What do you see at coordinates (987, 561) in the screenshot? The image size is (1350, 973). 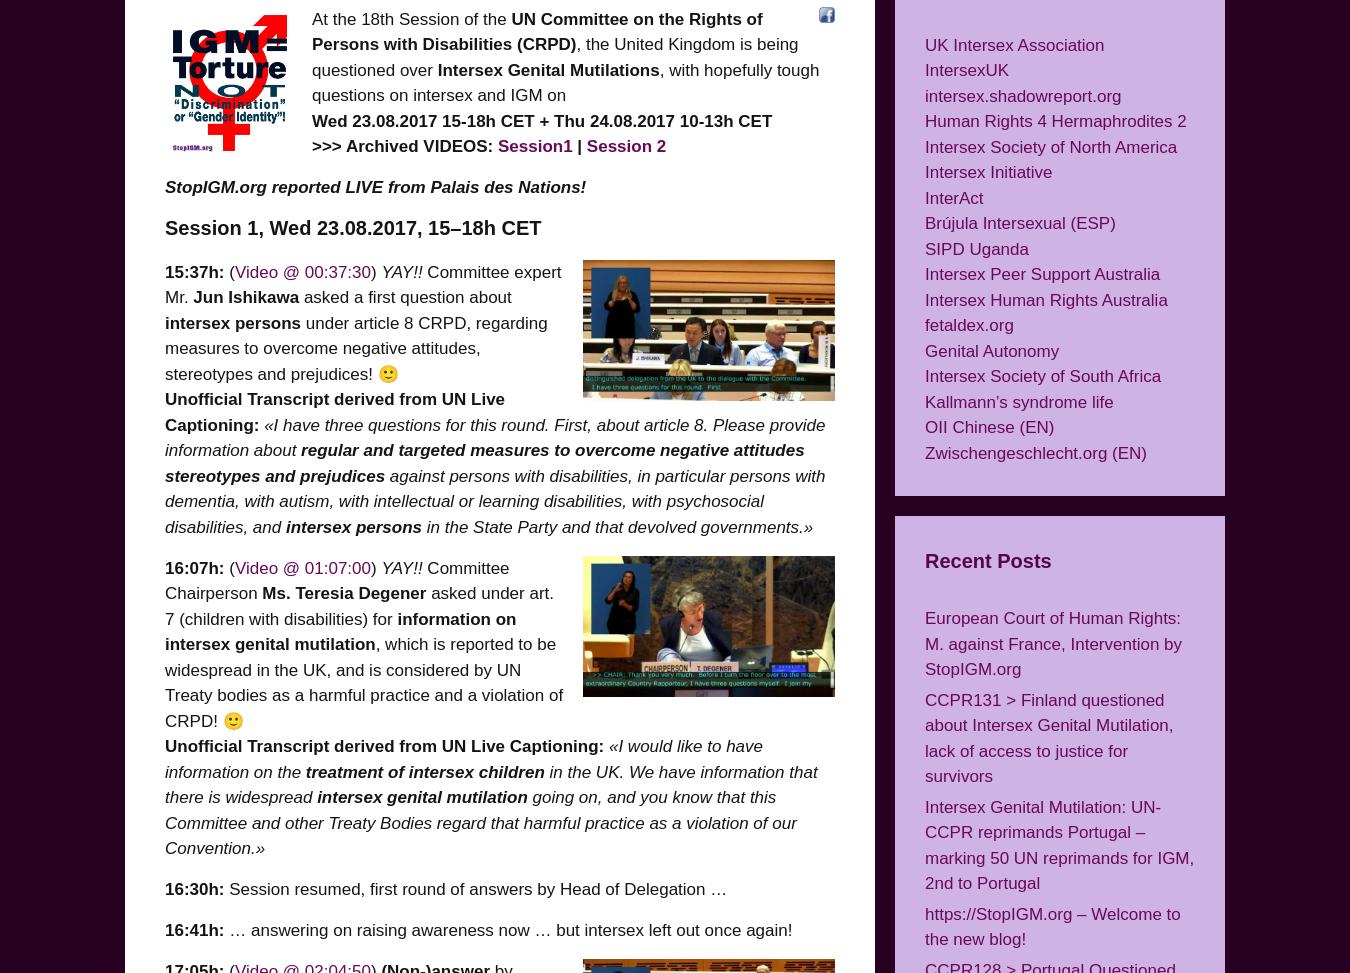 I see `'Recent Posts'` at bounding box center [987, 561].